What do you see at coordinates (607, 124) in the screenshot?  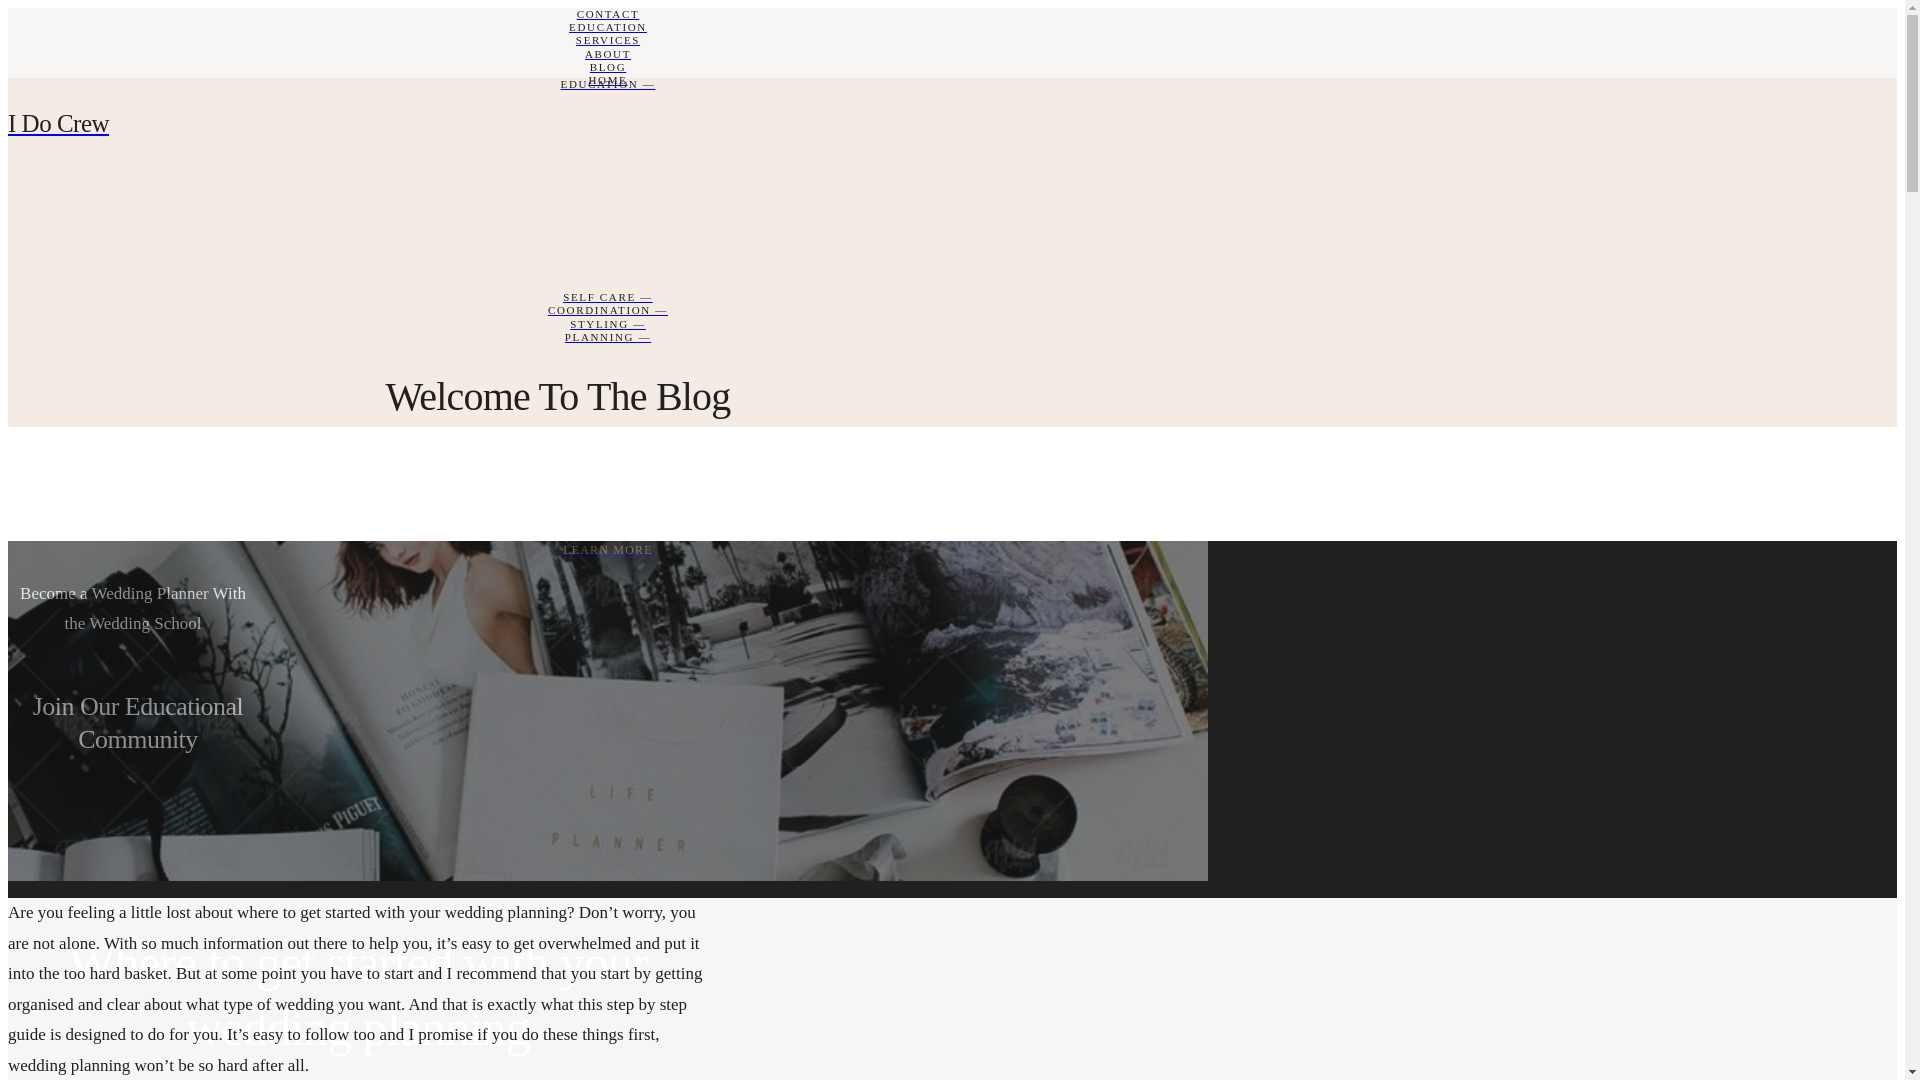 I see `'I Do Crew'` at bounding box center [607, 124].